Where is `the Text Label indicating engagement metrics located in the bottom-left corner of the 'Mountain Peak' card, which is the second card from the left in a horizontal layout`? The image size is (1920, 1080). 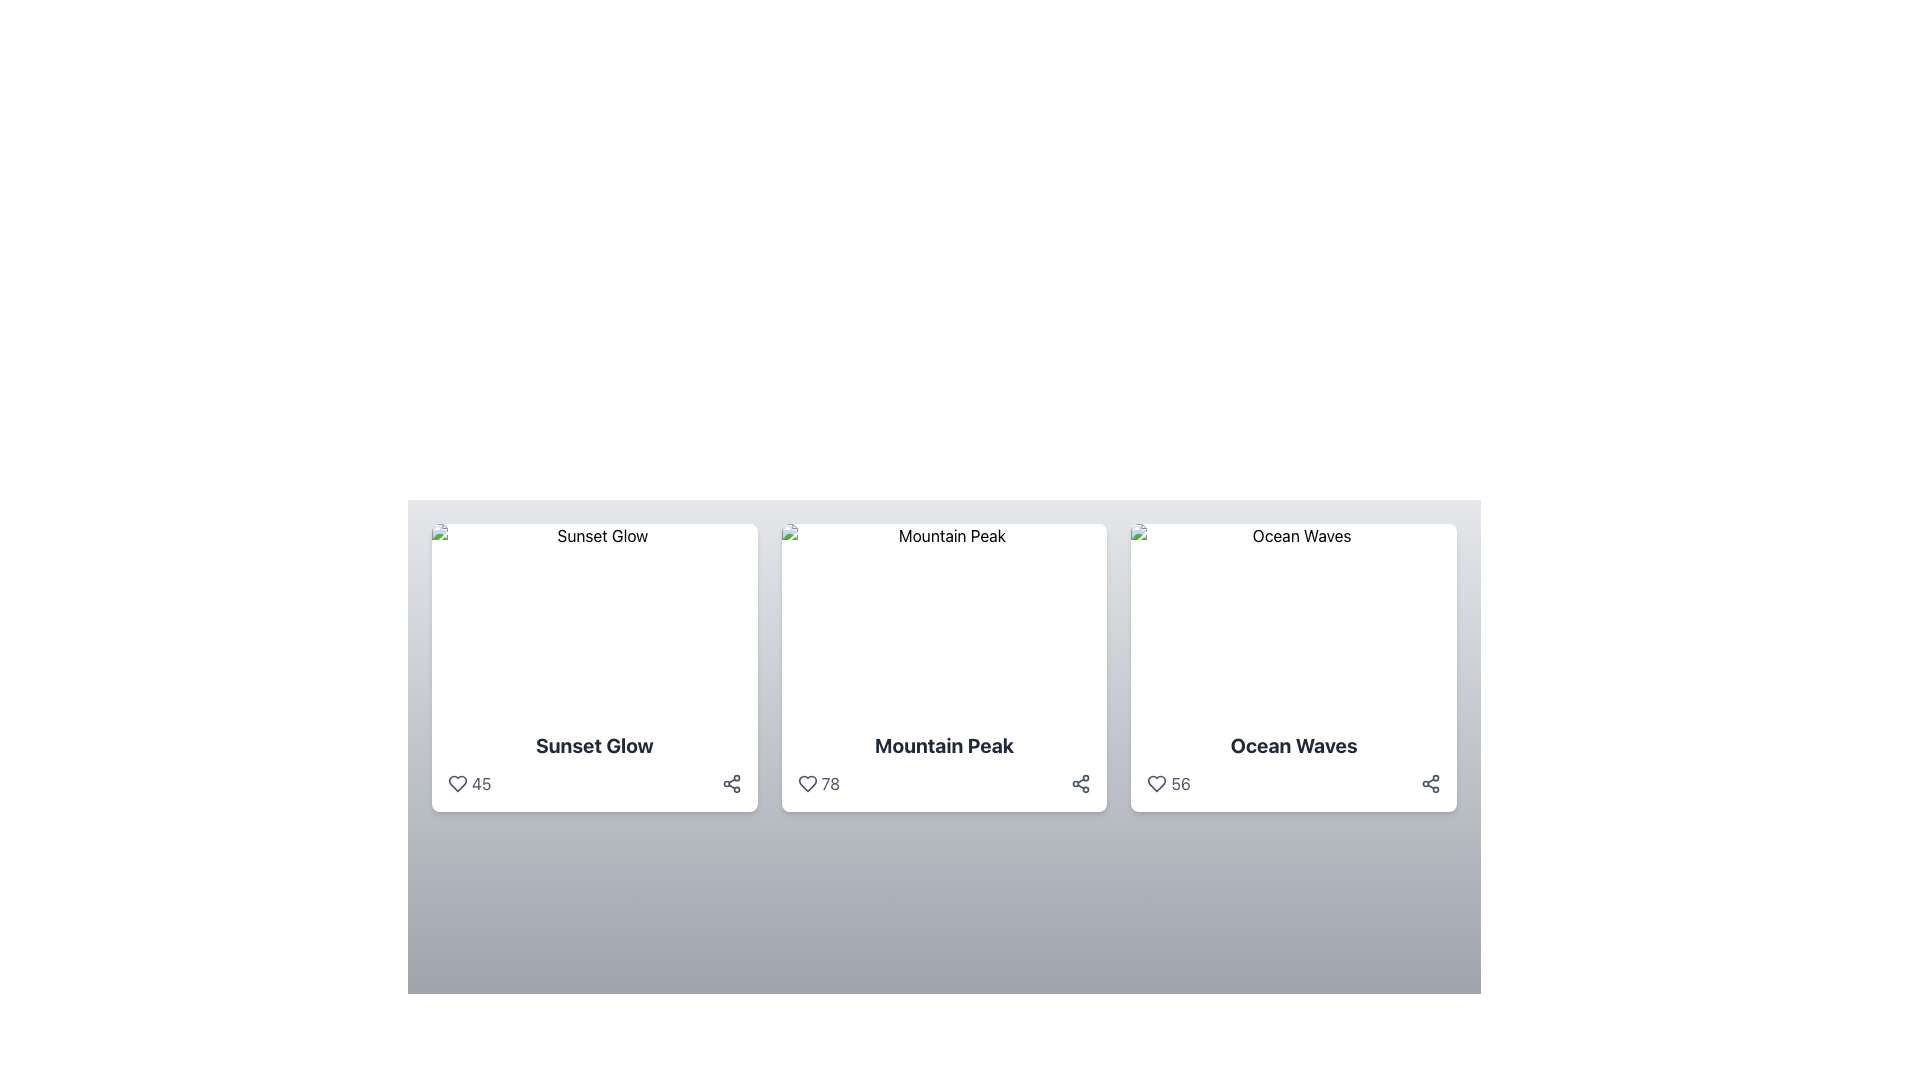 the Text Label indicating engagement metrics located in the bottom-left corner of the 'Mountain Peak' card, which is the second card from the left in a horizontal layout is located at coordinates (830, 782).